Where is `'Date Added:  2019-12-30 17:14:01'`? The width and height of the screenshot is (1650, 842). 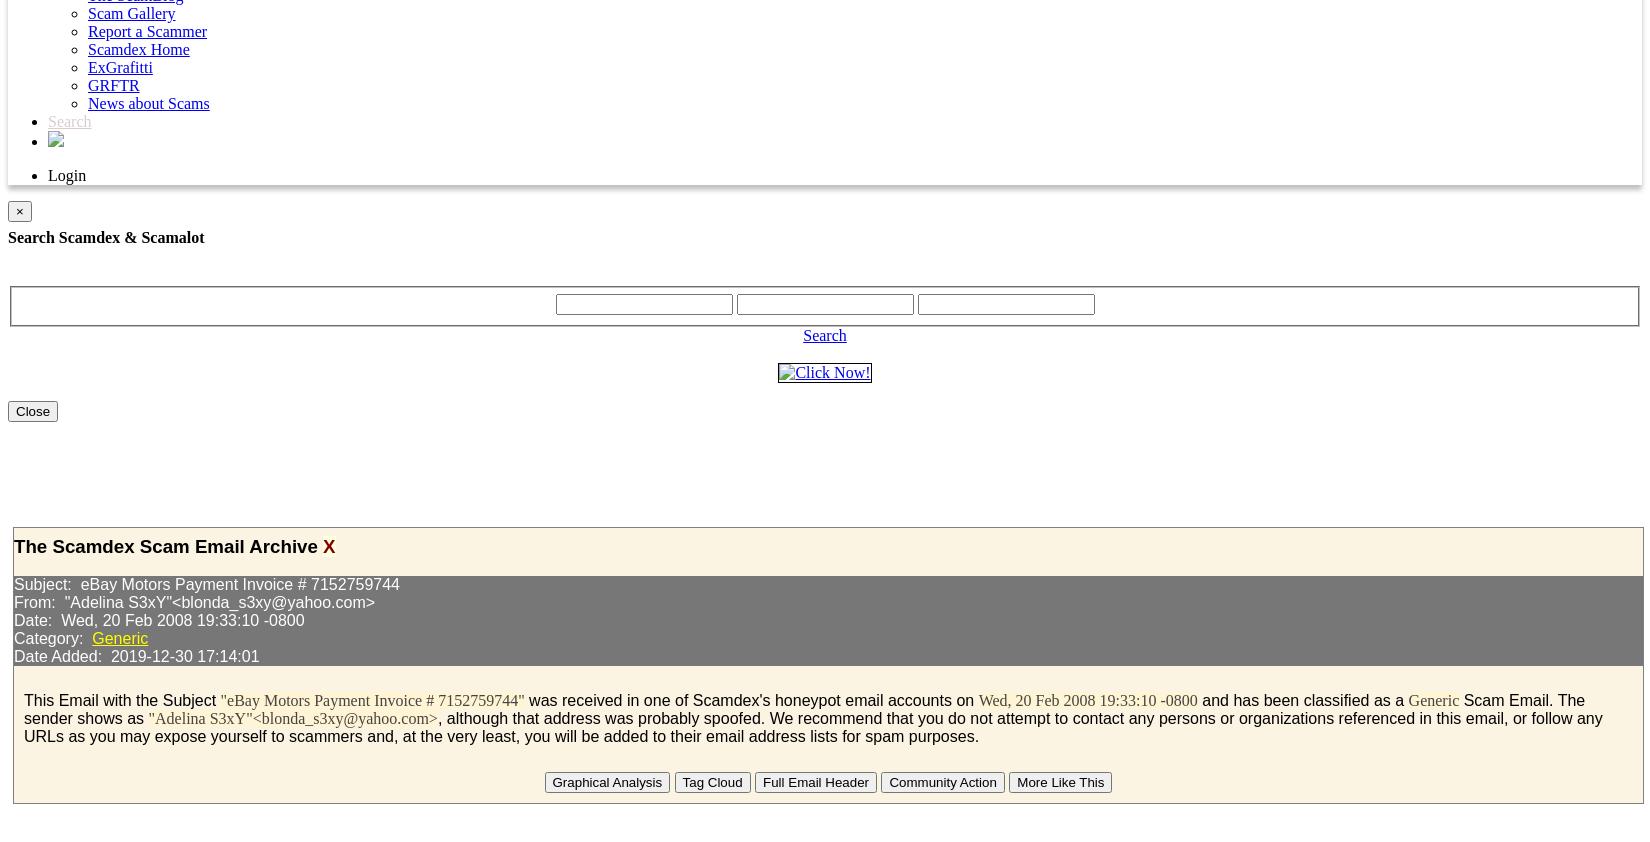
'Date Added:  2019-12-30 17:14:01' is located at coordinates (136, 656).